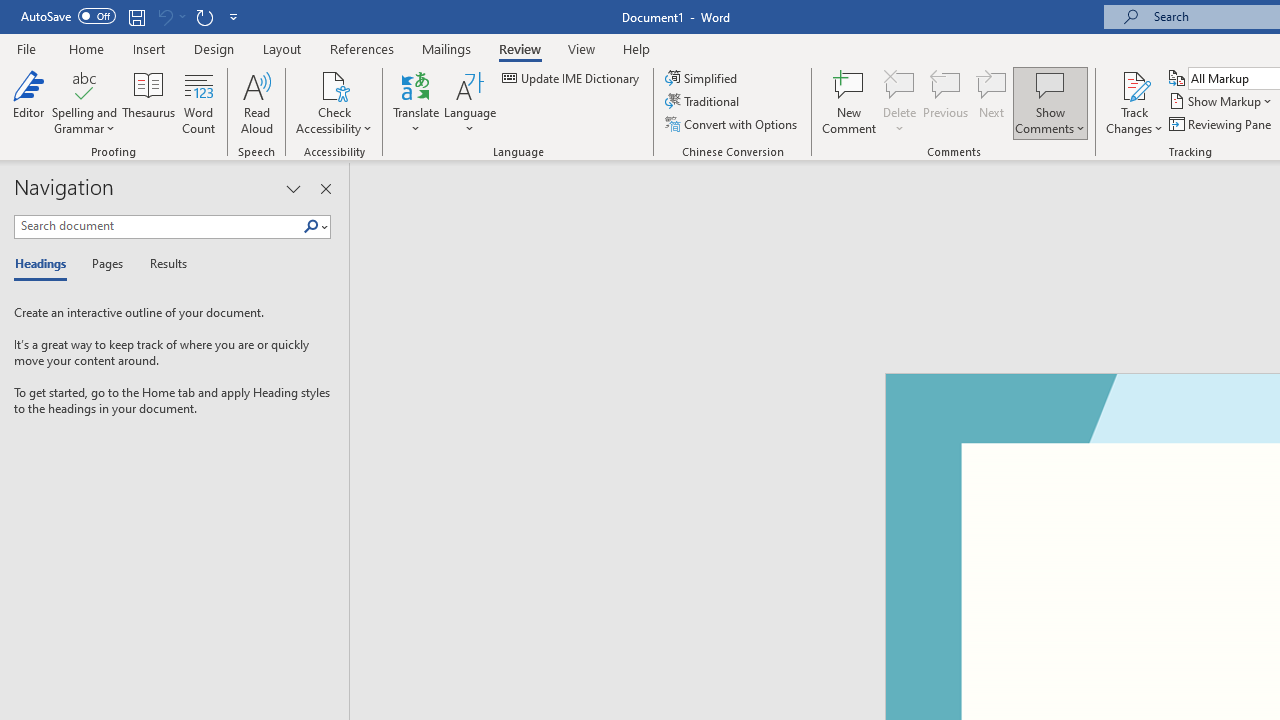  Describe the element at coordinates (292, 189) in the screenshot. I see `'Task Pane Options'` at that location.